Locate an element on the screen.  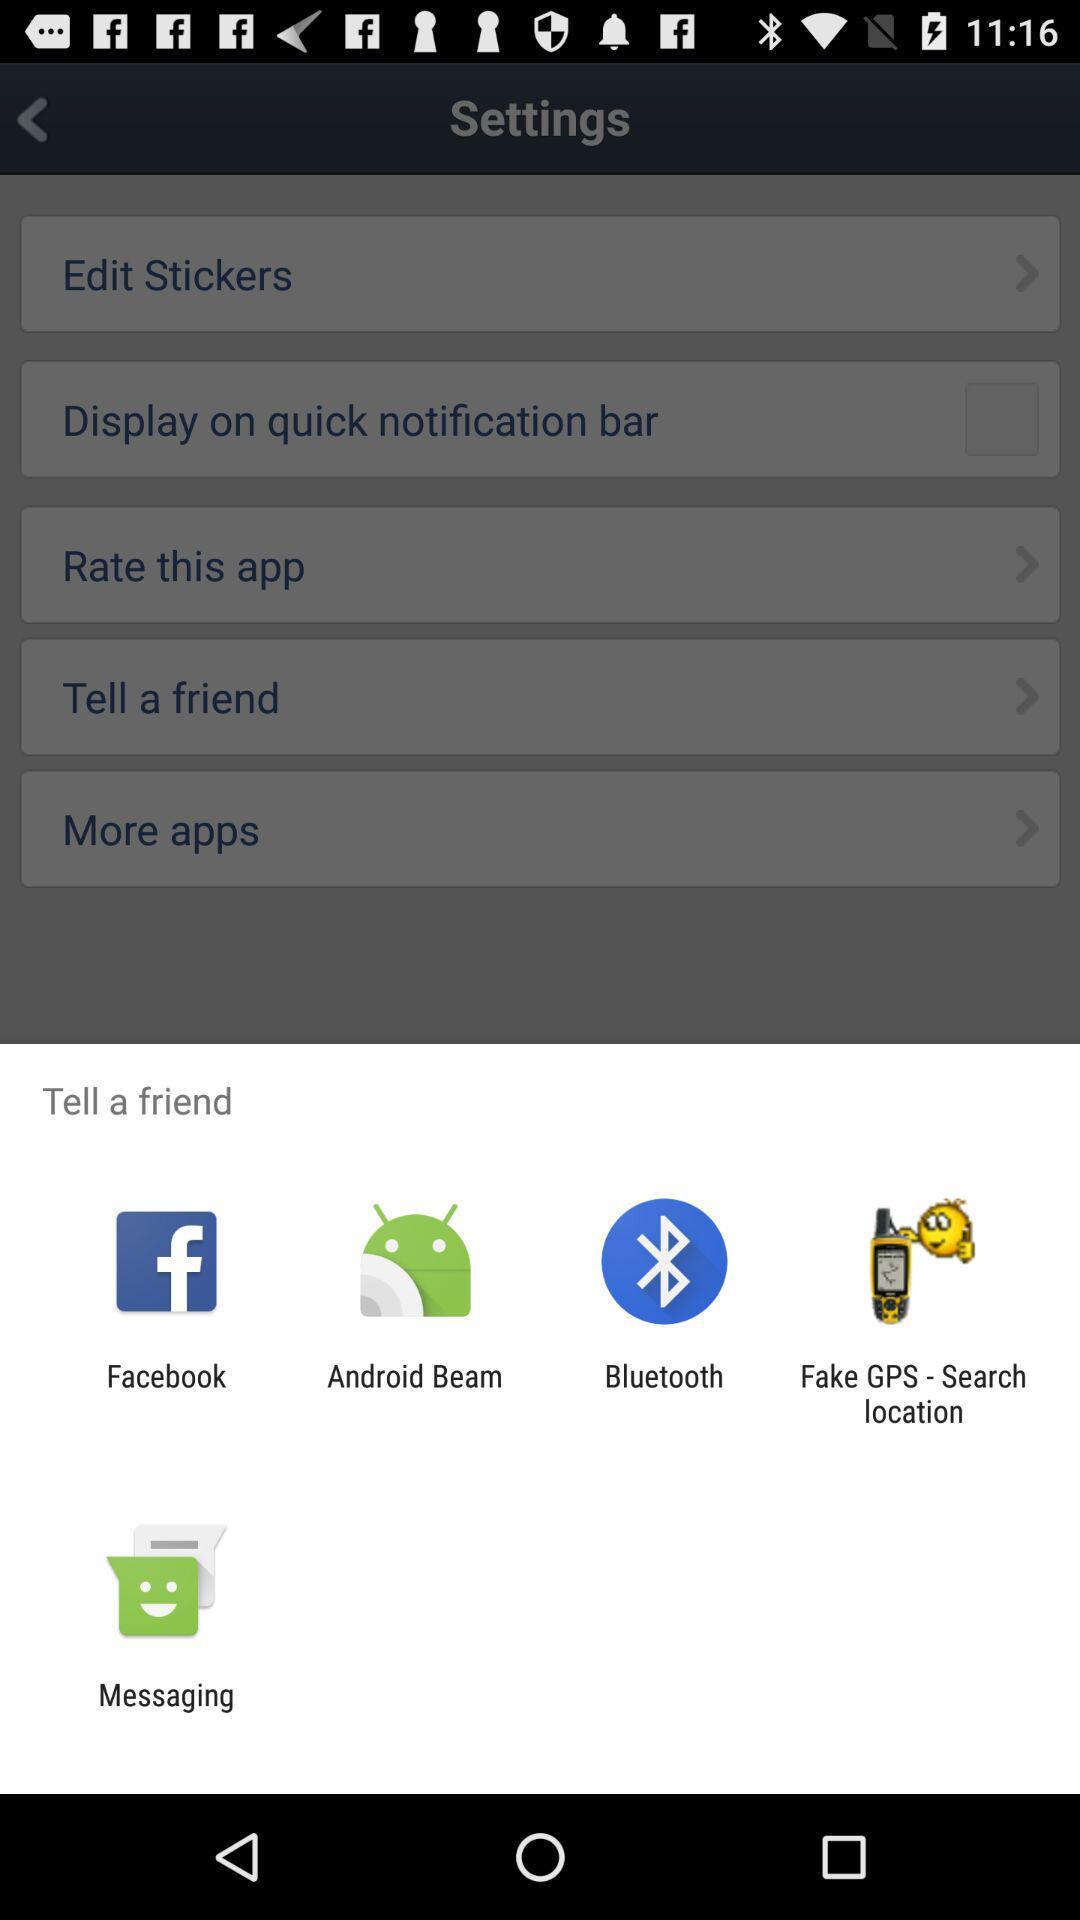
the bluetooth app is located at coordinates (664, 1392).